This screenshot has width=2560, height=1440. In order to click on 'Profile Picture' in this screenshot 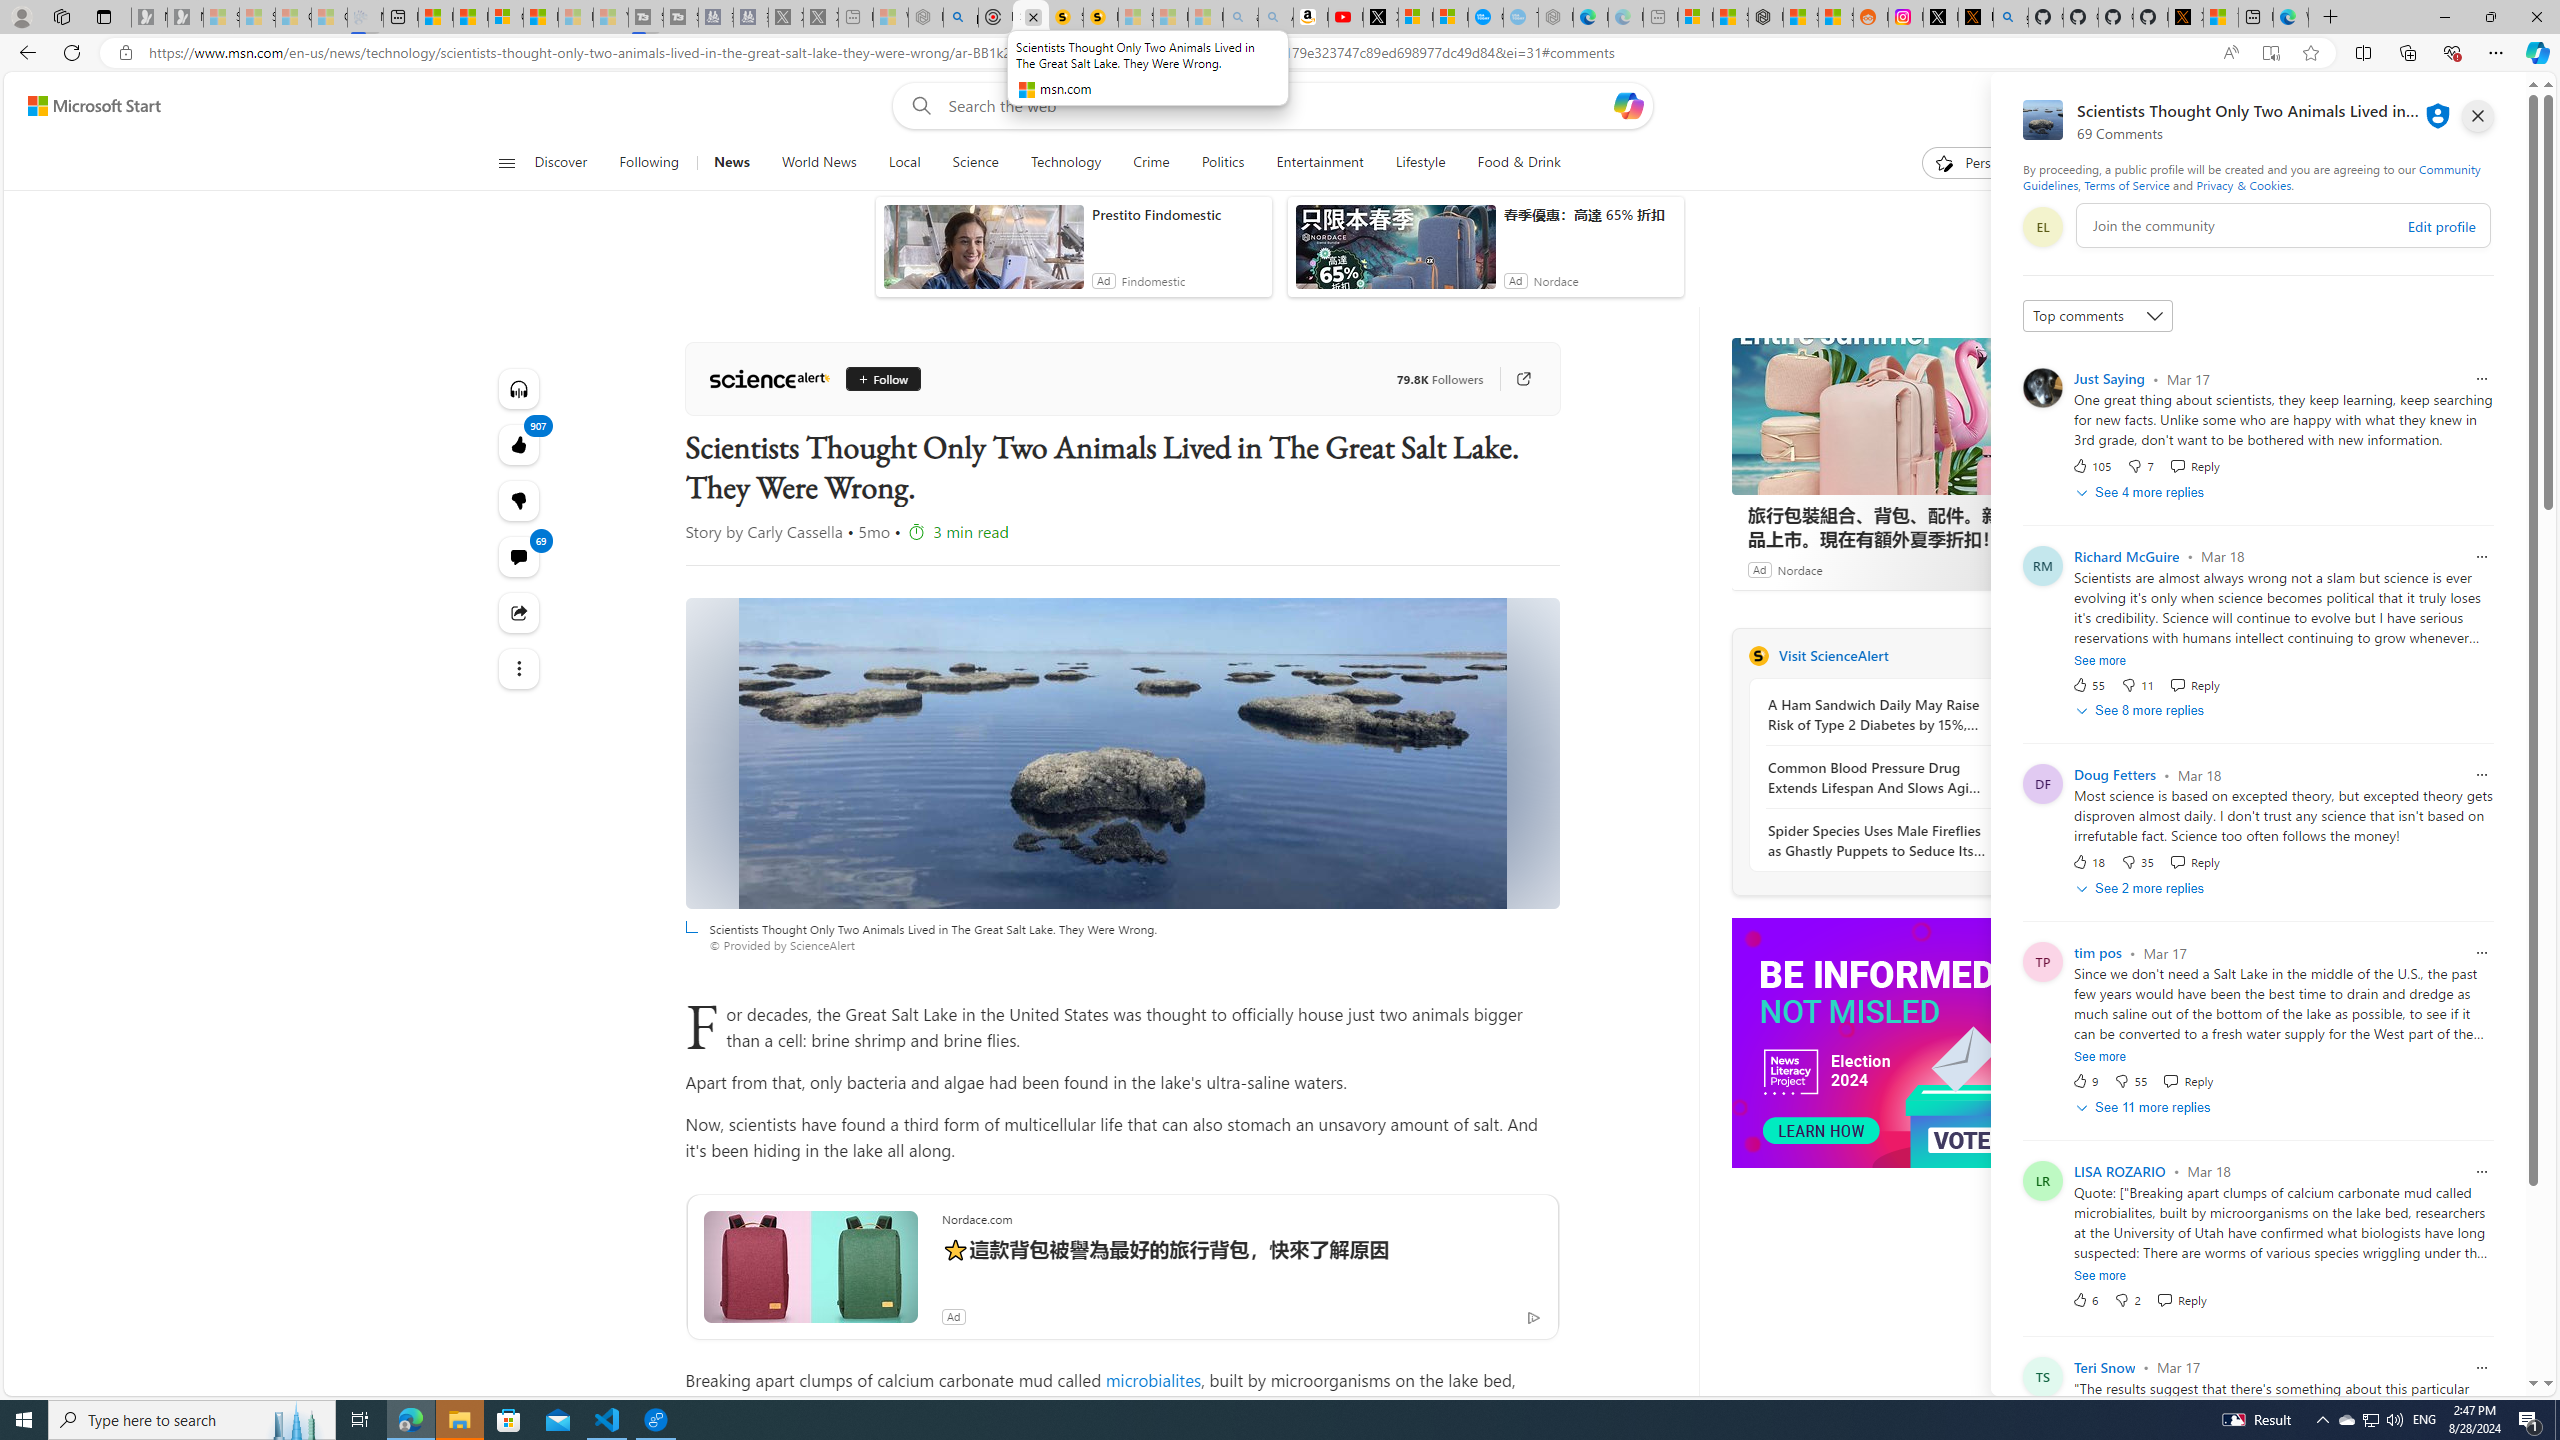, I will do `click(2042, 1375)`.